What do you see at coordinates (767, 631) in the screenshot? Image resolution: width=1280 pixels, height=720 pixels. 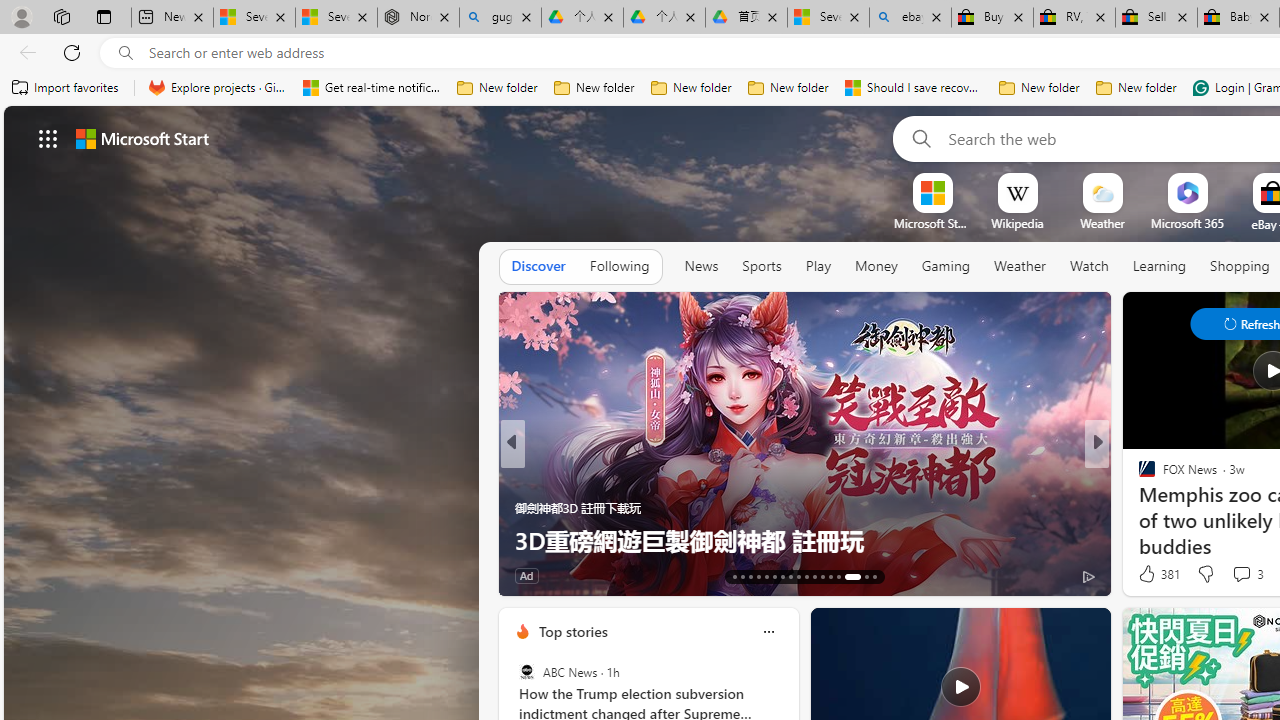 I see `'More options'` at bounding box center [767, 631].